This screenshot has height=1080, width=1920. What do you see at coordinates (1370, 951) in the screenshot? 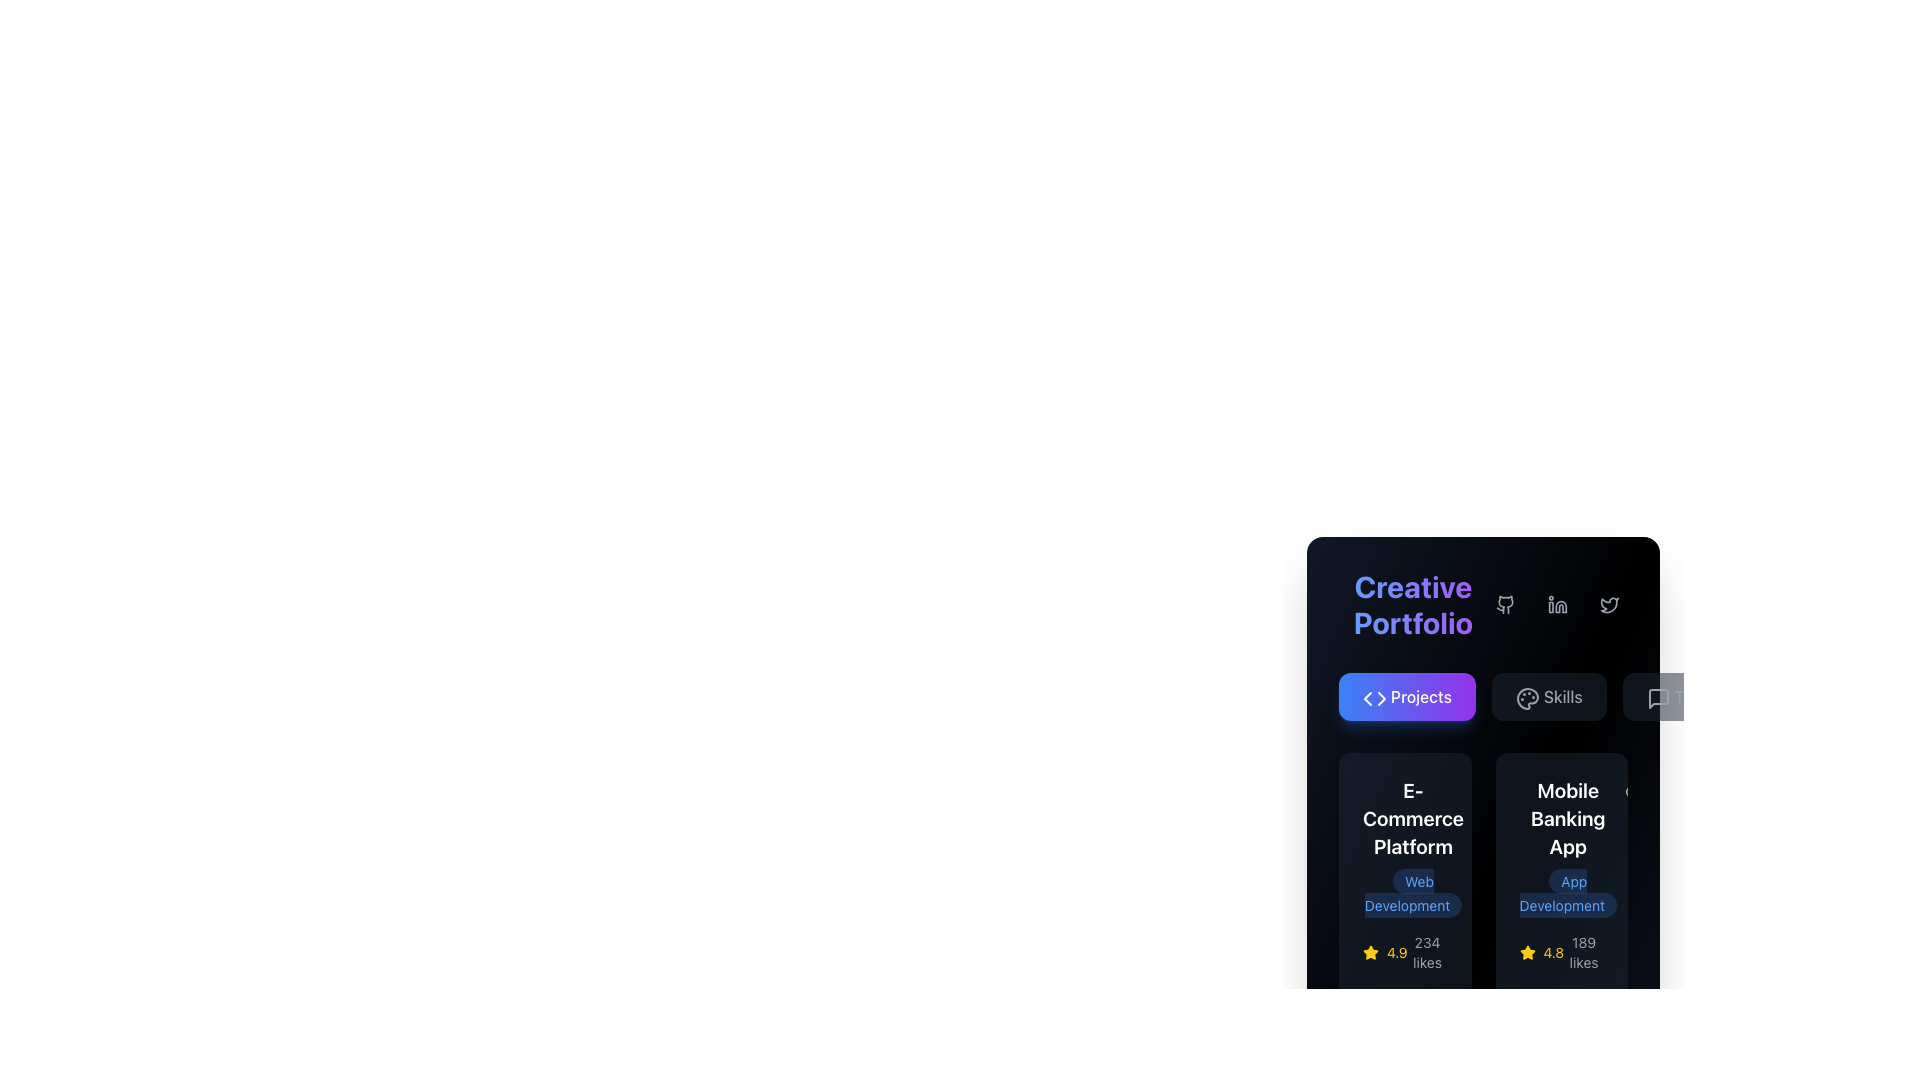
I see `the yellow star icon indicating a 4.8 rating in the Mobile Banking App section` at bounding box center [1370, 951].